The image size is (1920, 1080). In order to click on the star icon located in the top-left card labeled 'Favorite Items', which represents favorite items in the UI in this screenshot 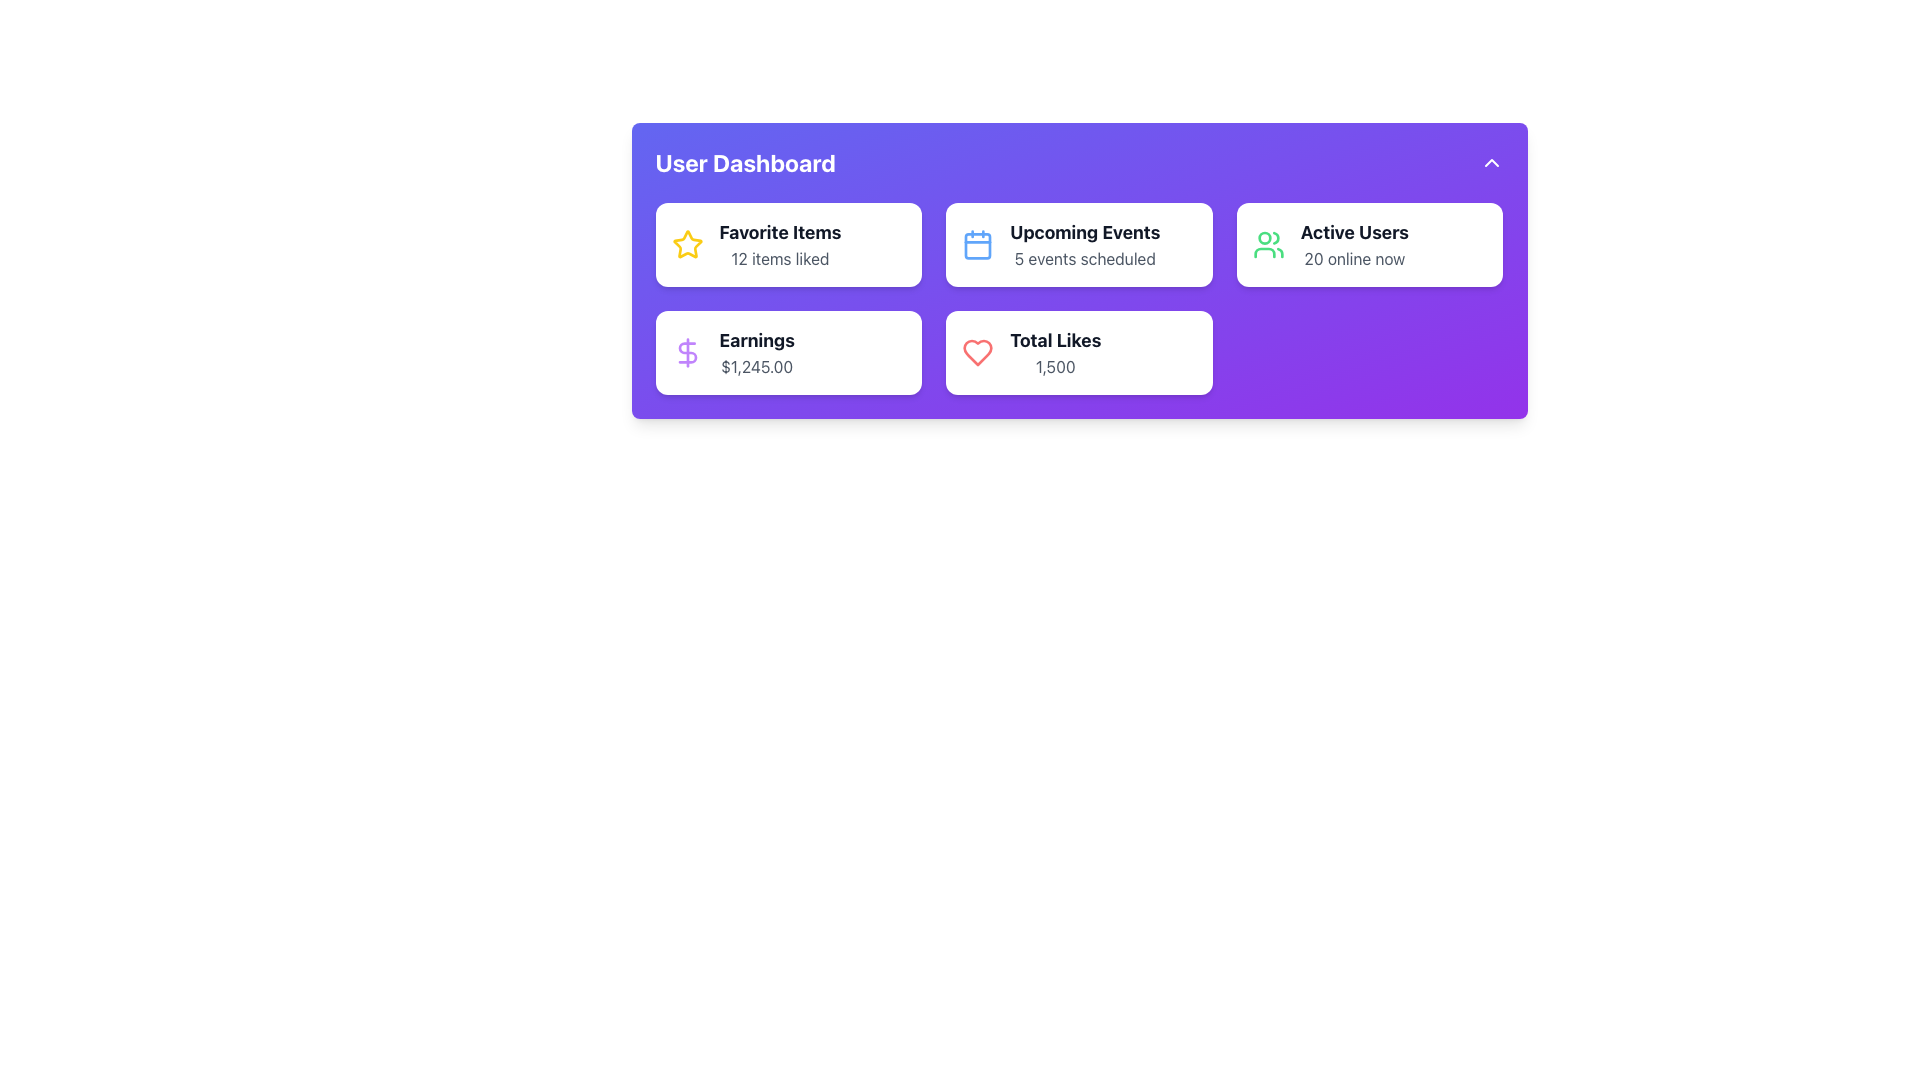, I will do `click(686, 242)`.